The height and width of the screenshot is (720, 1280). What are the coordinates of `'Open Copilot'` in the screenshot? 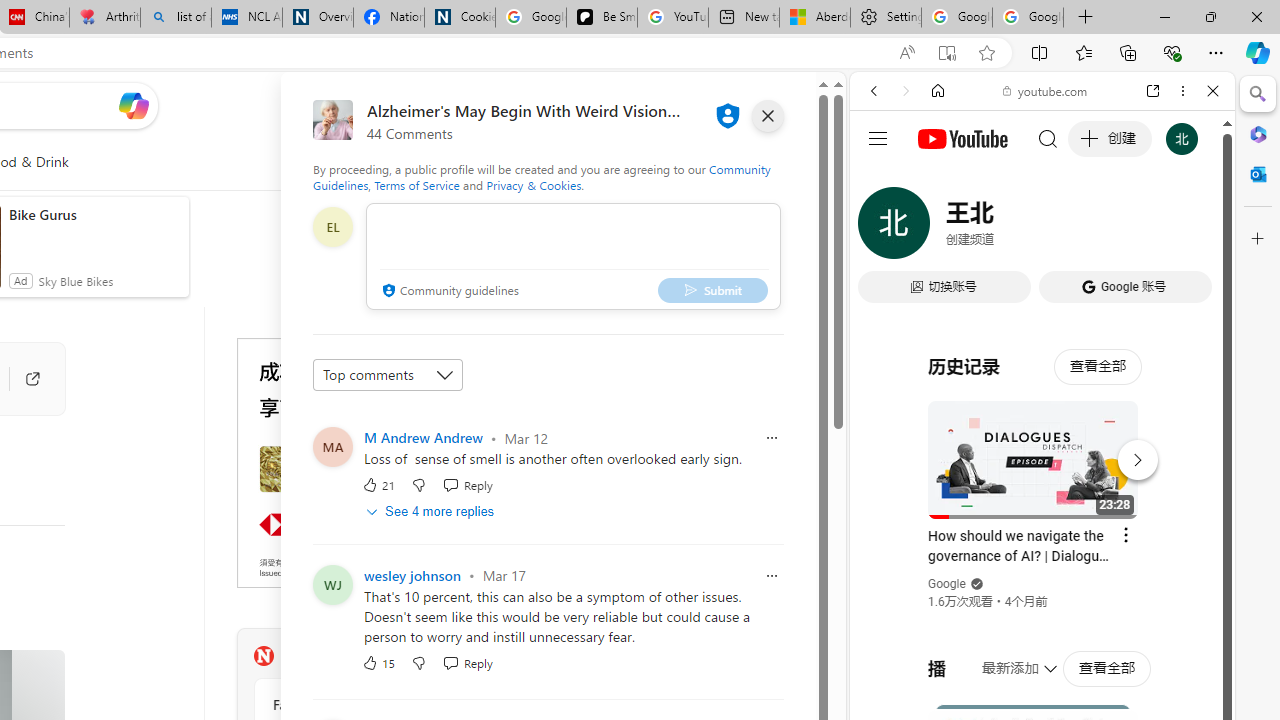 It's located at (132, 105).